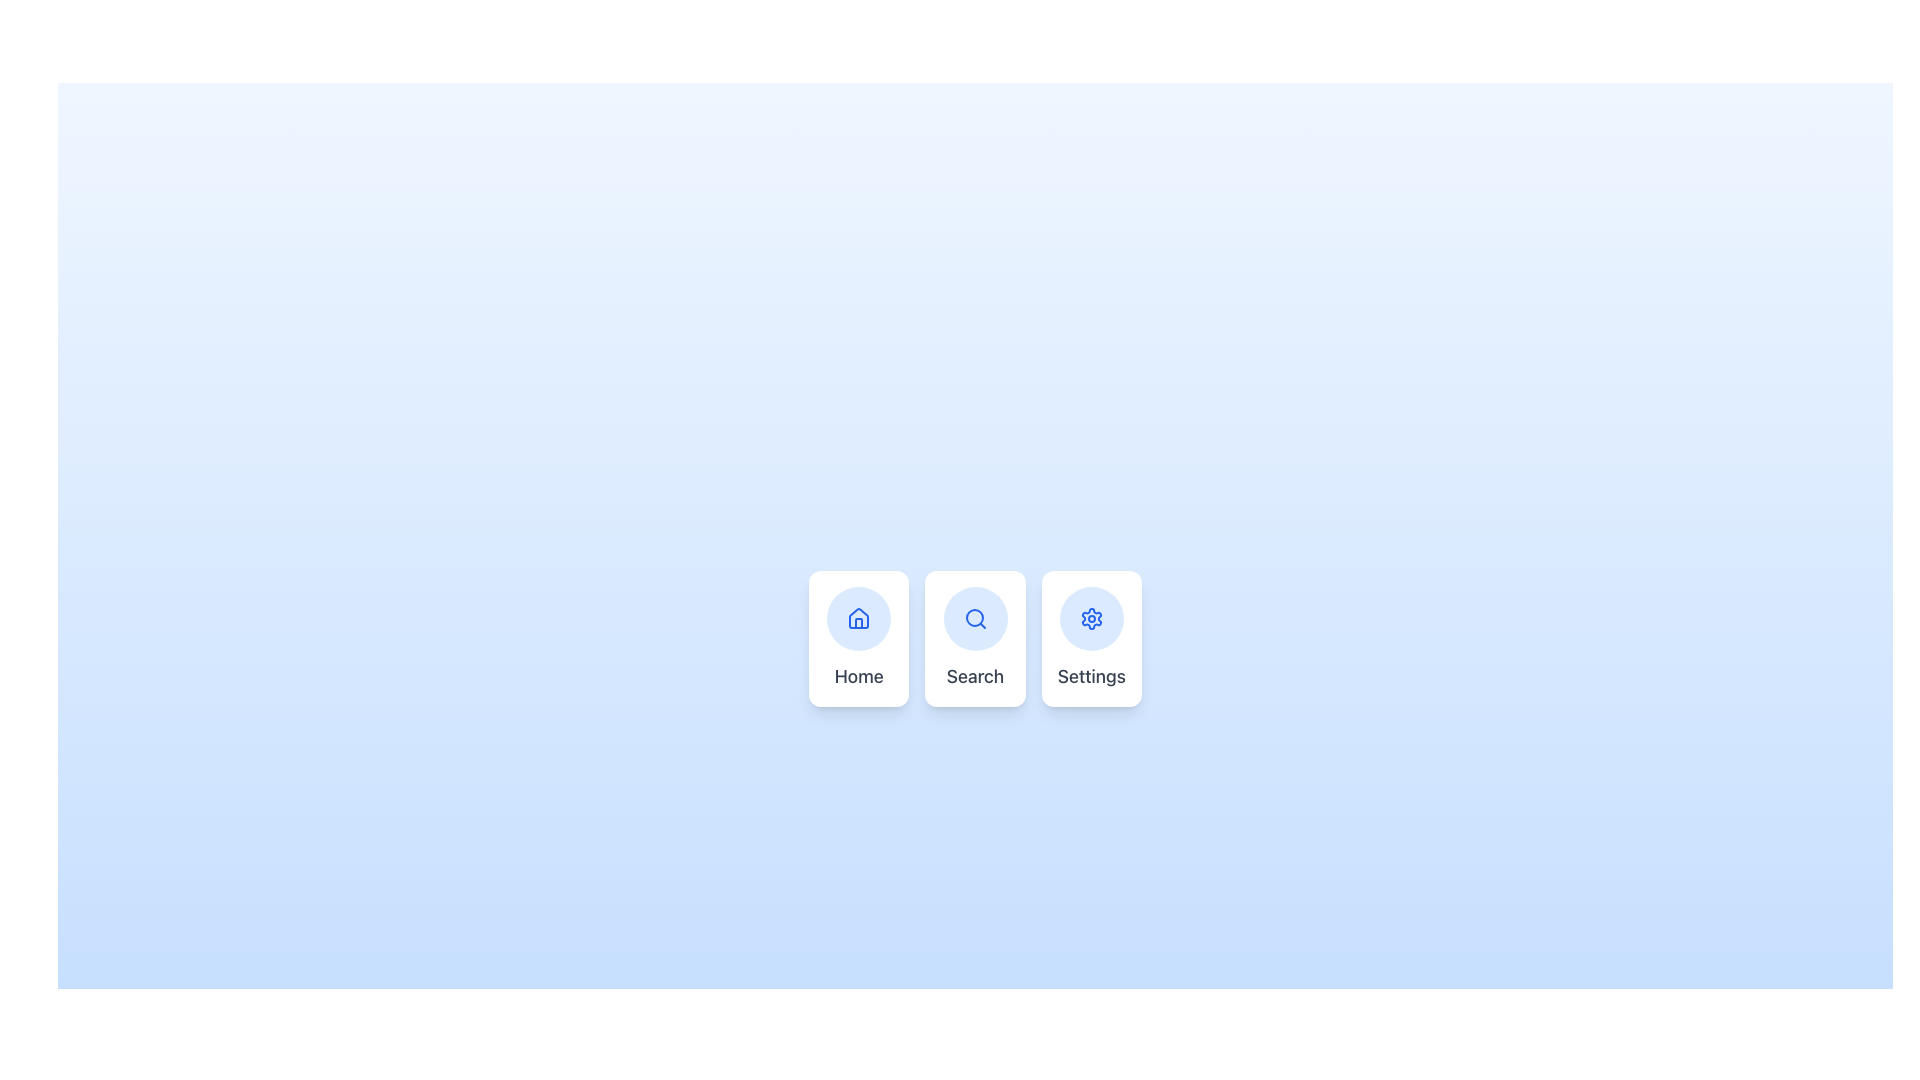  Describe the element at coordinates (859, 639) in the screenshot. I see `the 'Home' button, which is a rectangular card with rounded corners, featuring a home icon and the text 'Home' in gray` at that location.